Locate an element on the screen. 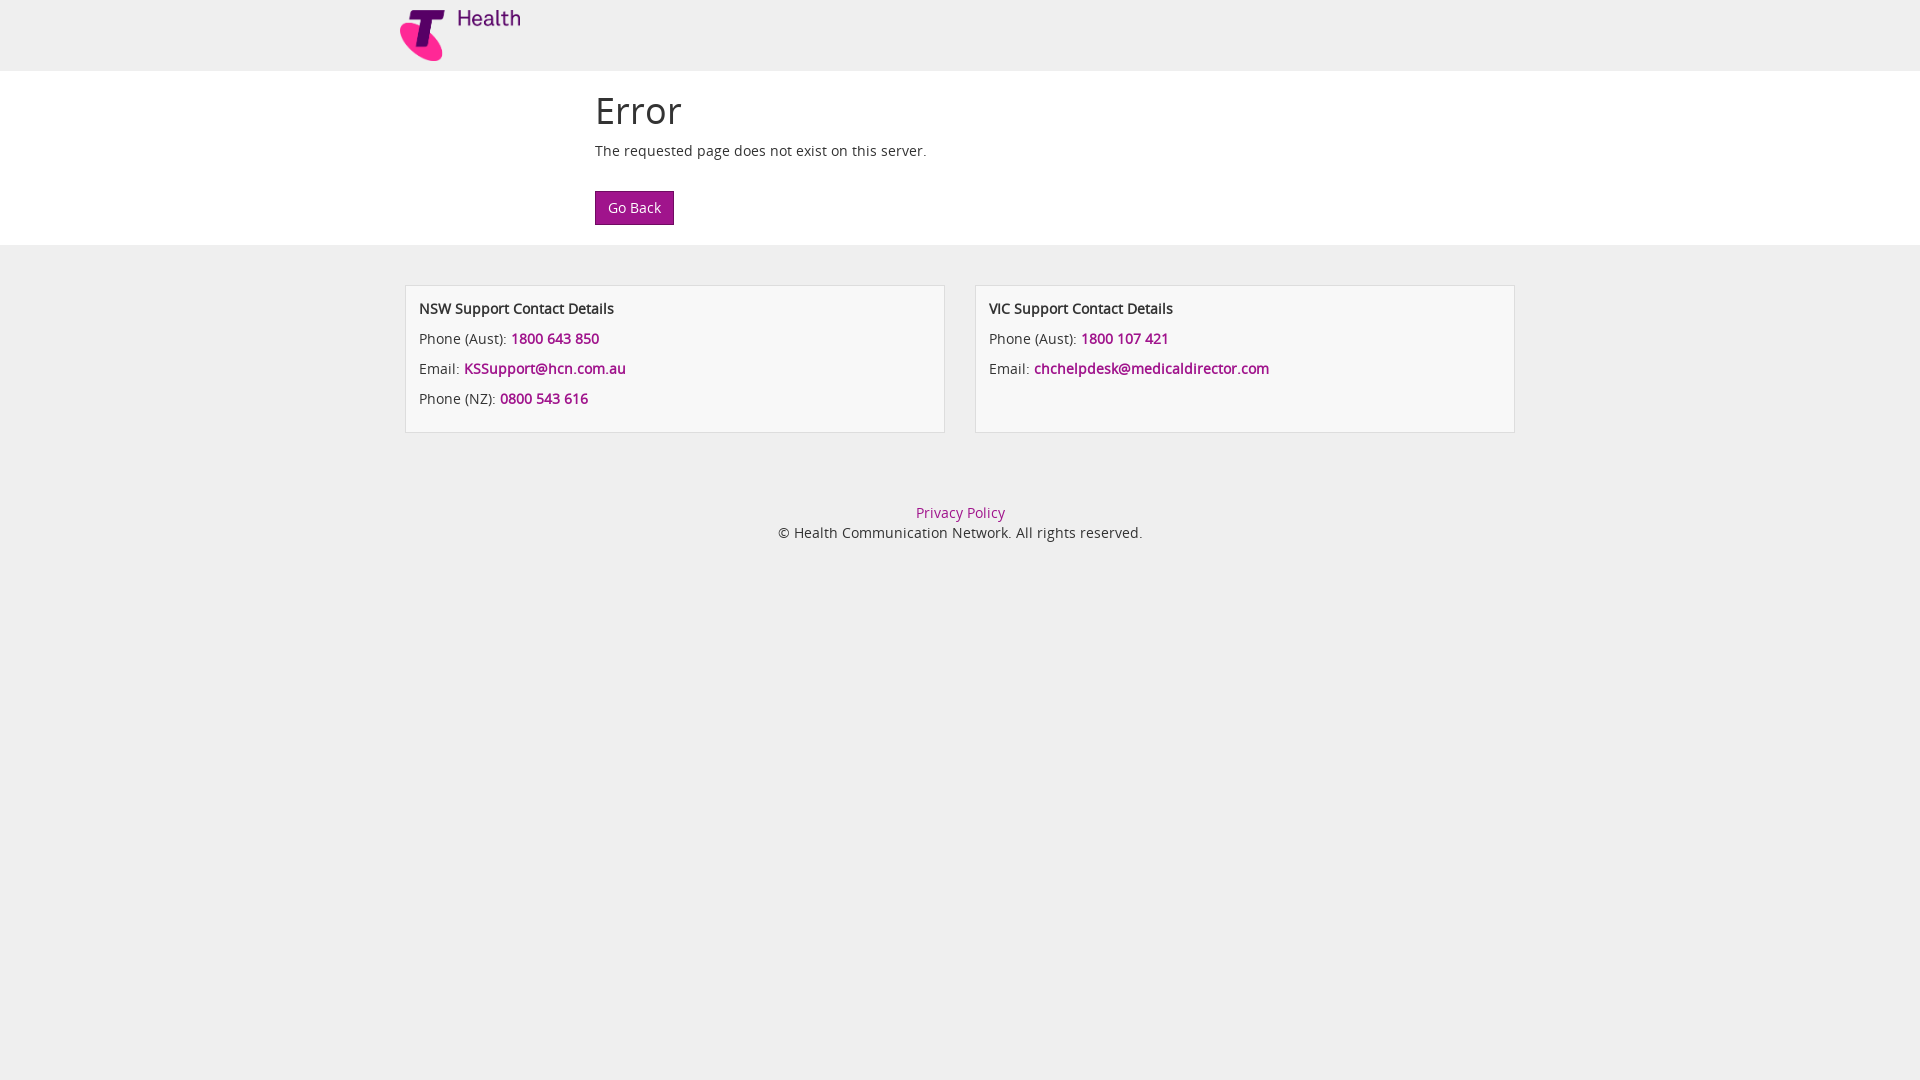 Image resolution: width=1920 pixels, height=1080 pixels. '1800 643 850' is located at coordinates (555, 337).